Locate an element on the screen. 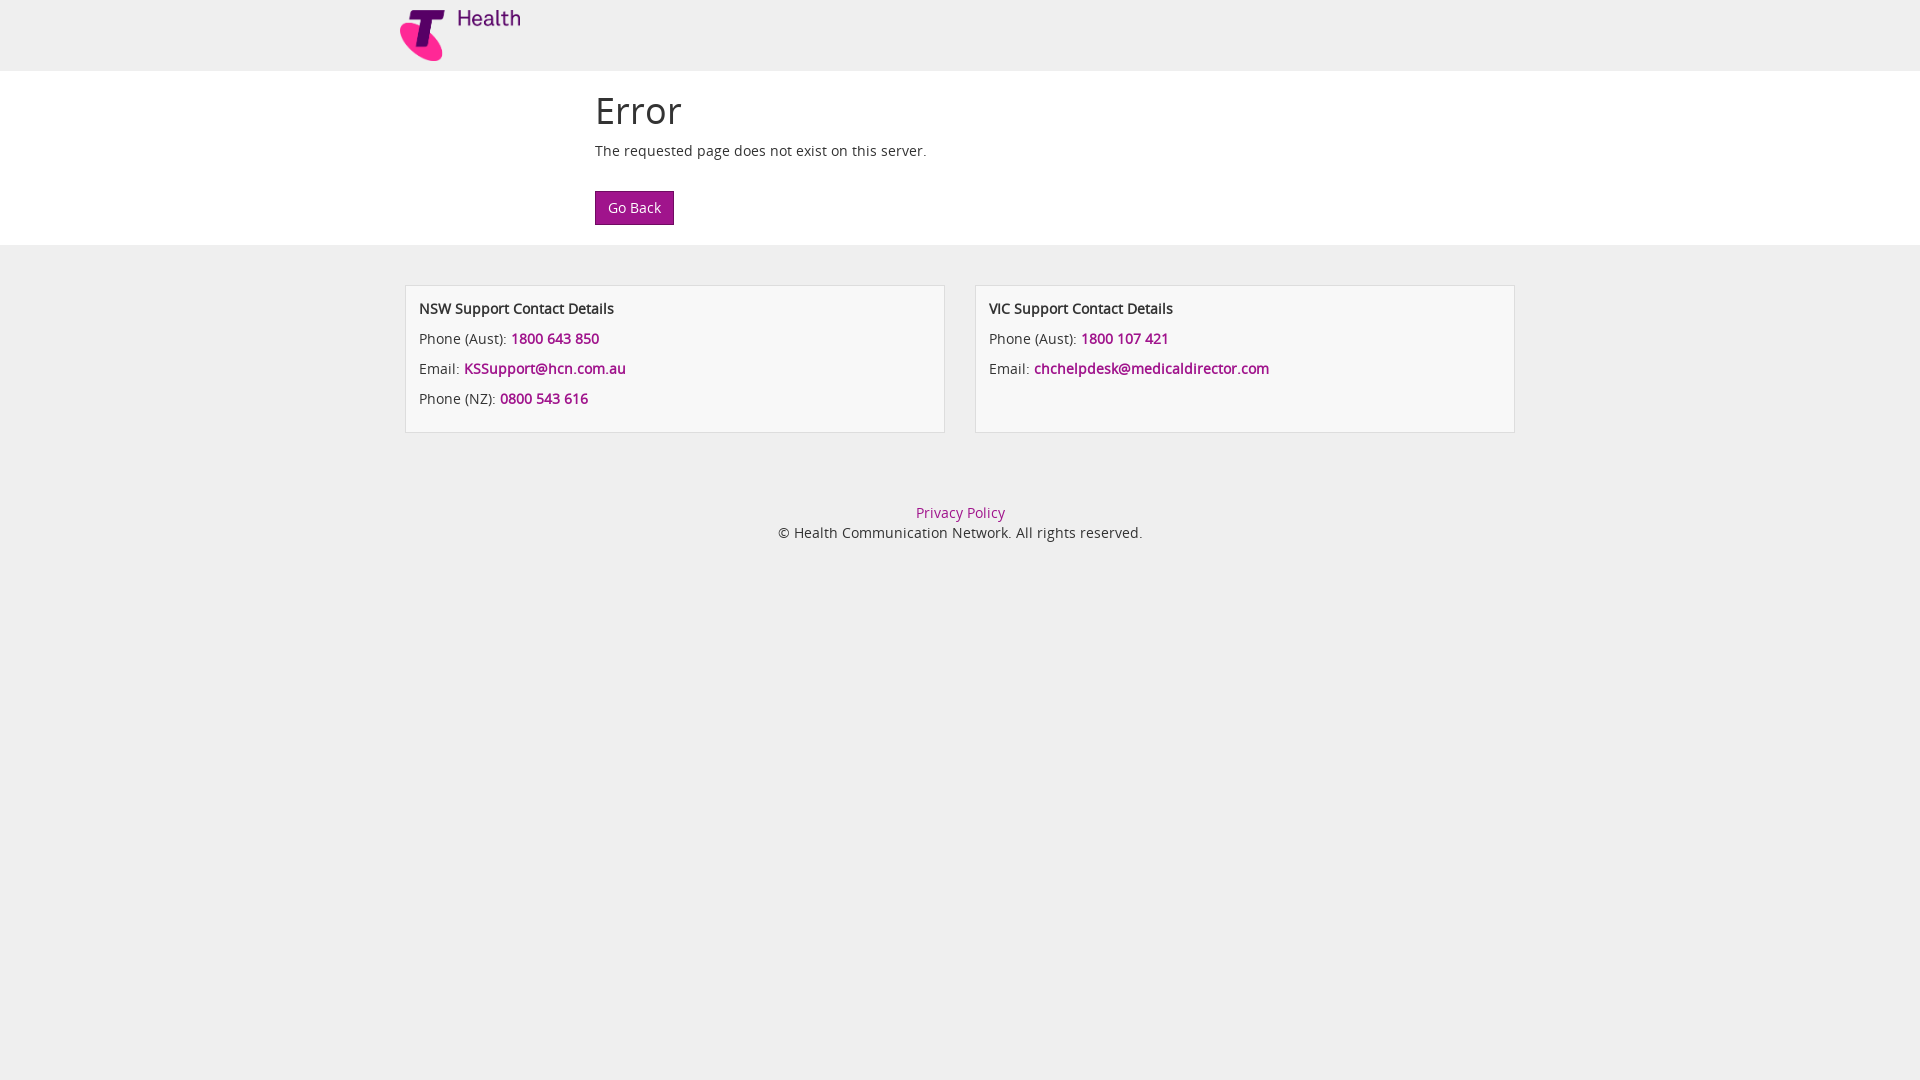 Image resolution: width=1920 pixels, height=1080 pixels. '1800 643 850' is located at coordinates (555, 337).